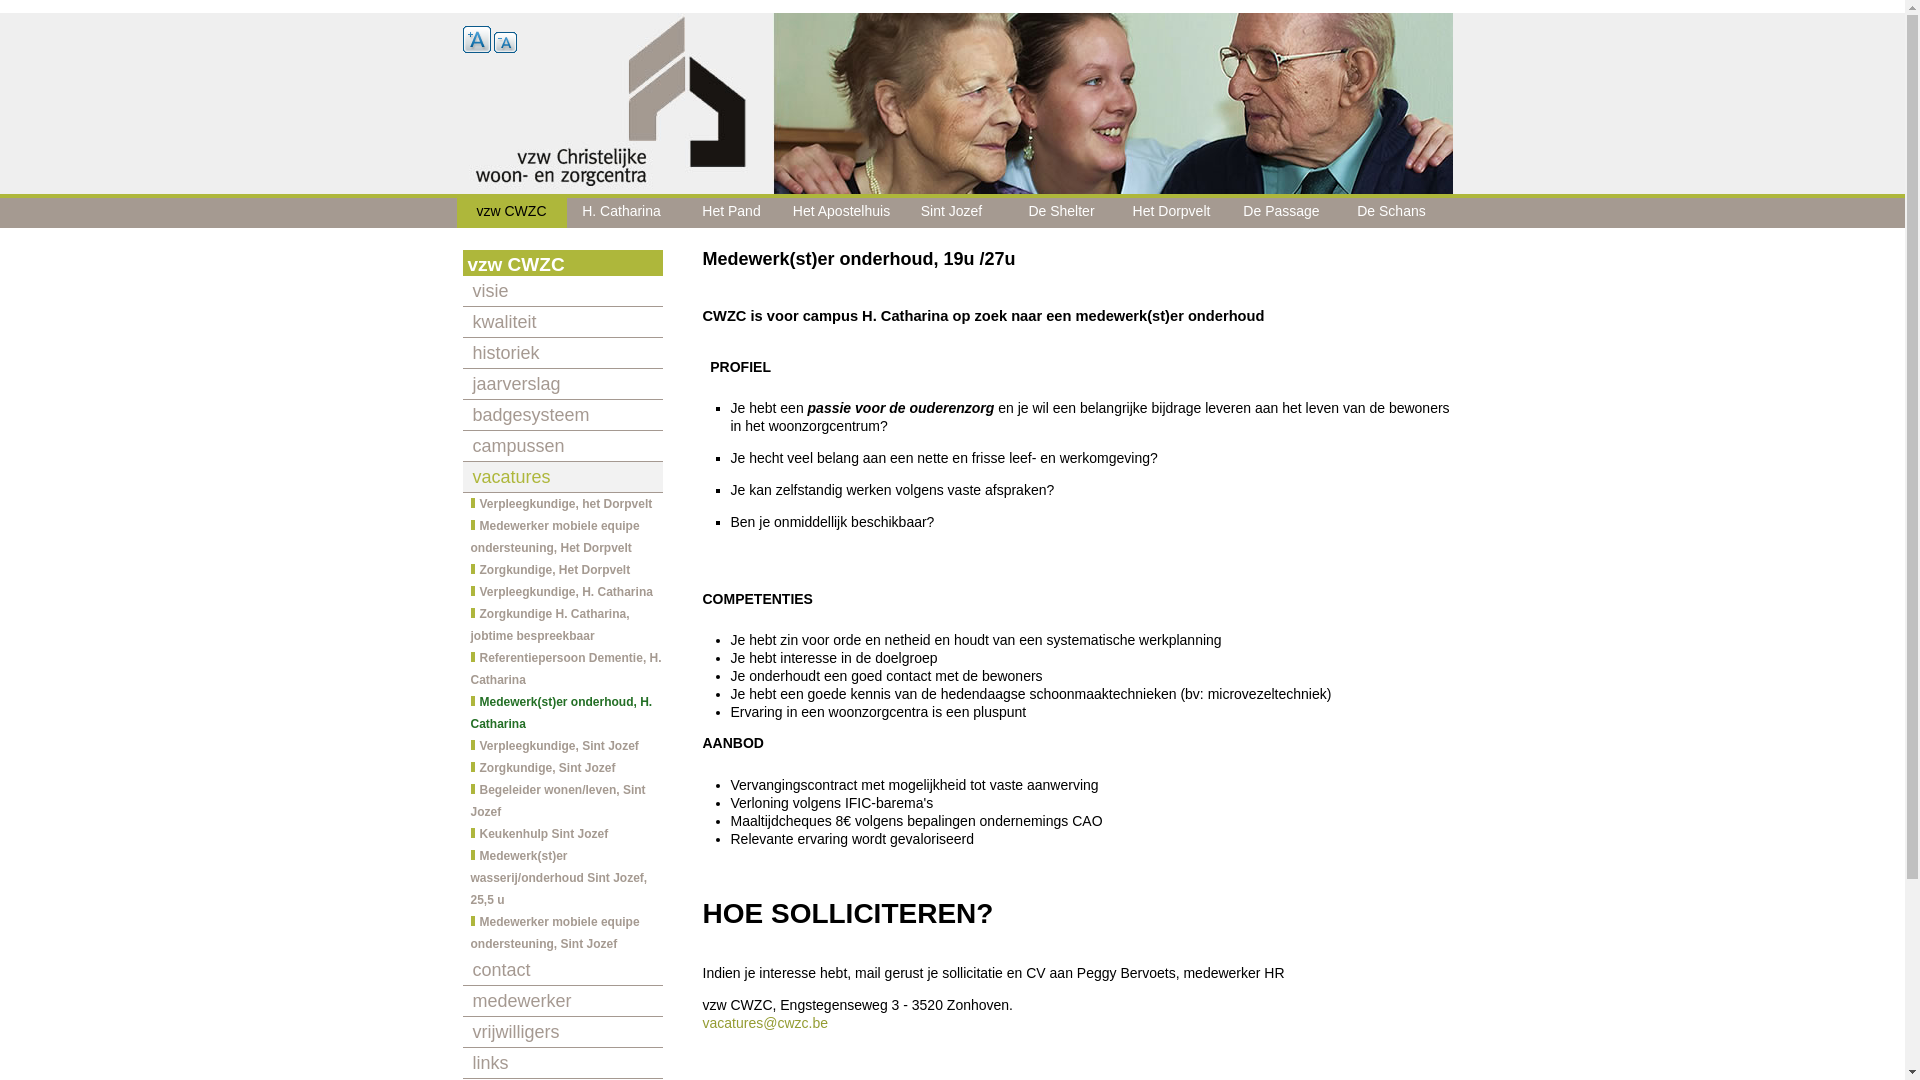 The height and width of the screenshot is (1080, 1920). What do you see at coordinates (560, 877) in the screenshot?
I see `'Medewerk(st)er wasserij/onderhoud Sint Jozef, 25,5 u'` at bounding box center [560, 877].